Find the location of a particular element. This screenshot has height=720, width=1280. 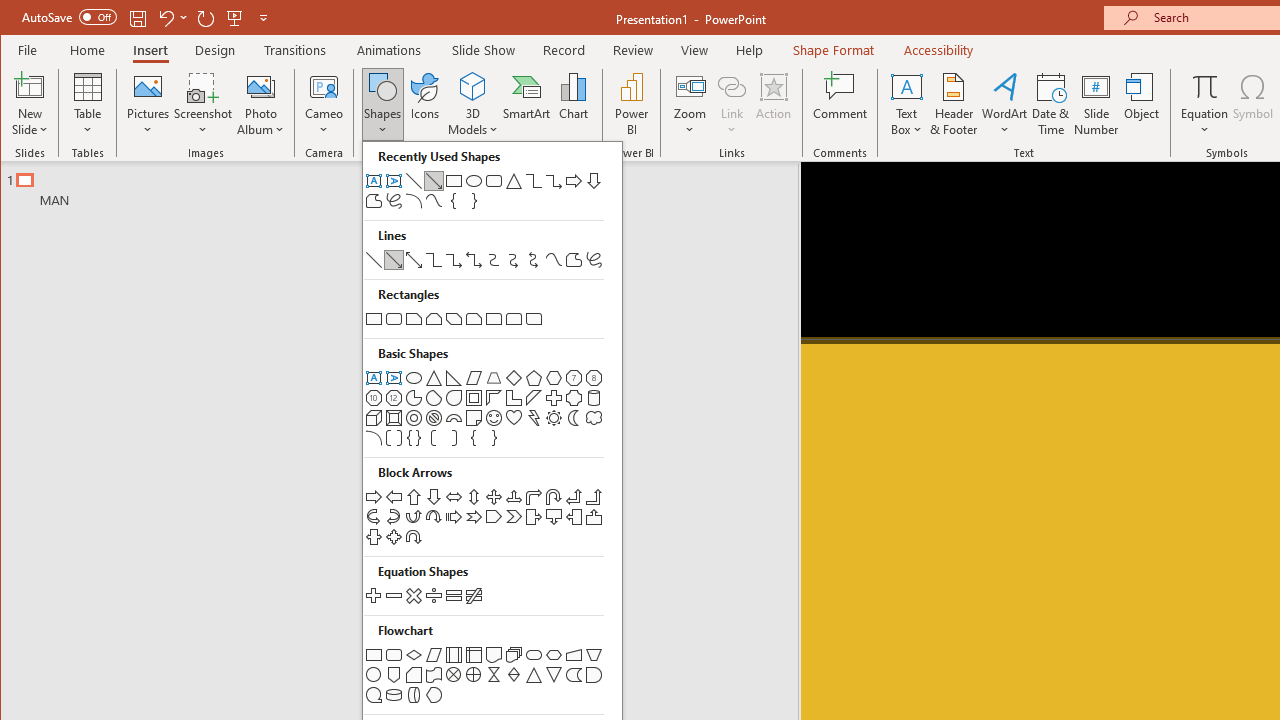

'Screenshot' is located at coordinates (203, 104).